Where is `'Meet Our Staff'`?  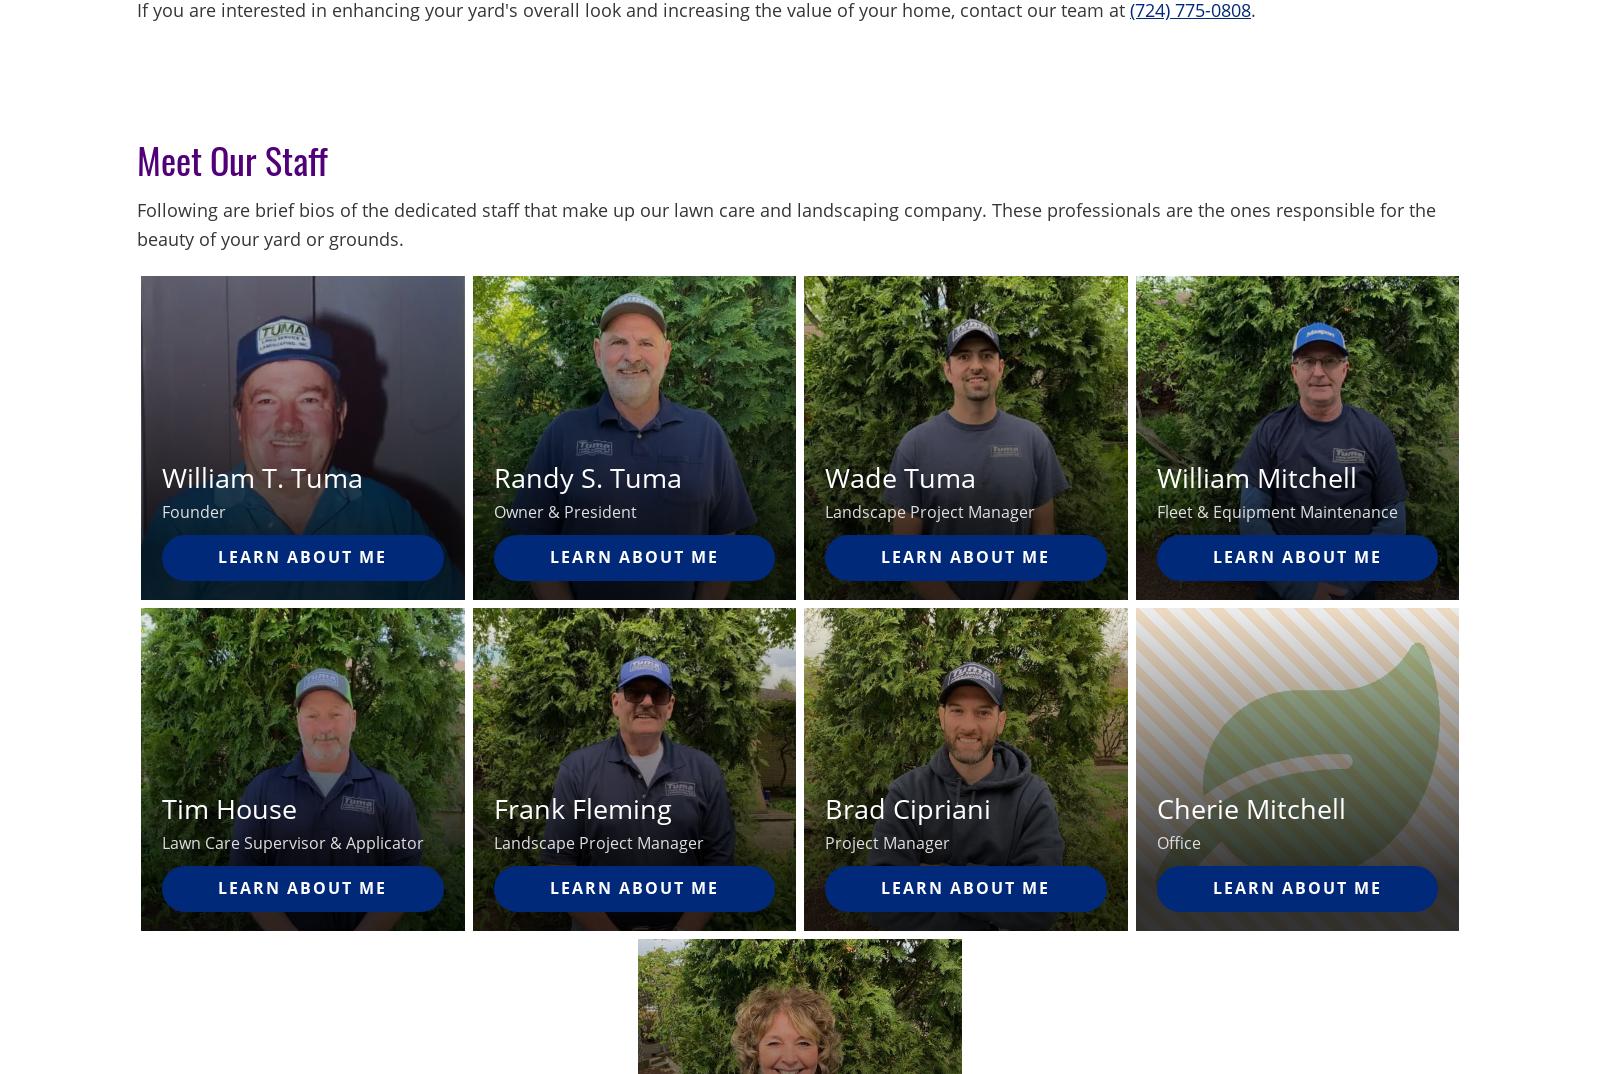
'Meet Our Staff' is located at coordinates (135, 158).